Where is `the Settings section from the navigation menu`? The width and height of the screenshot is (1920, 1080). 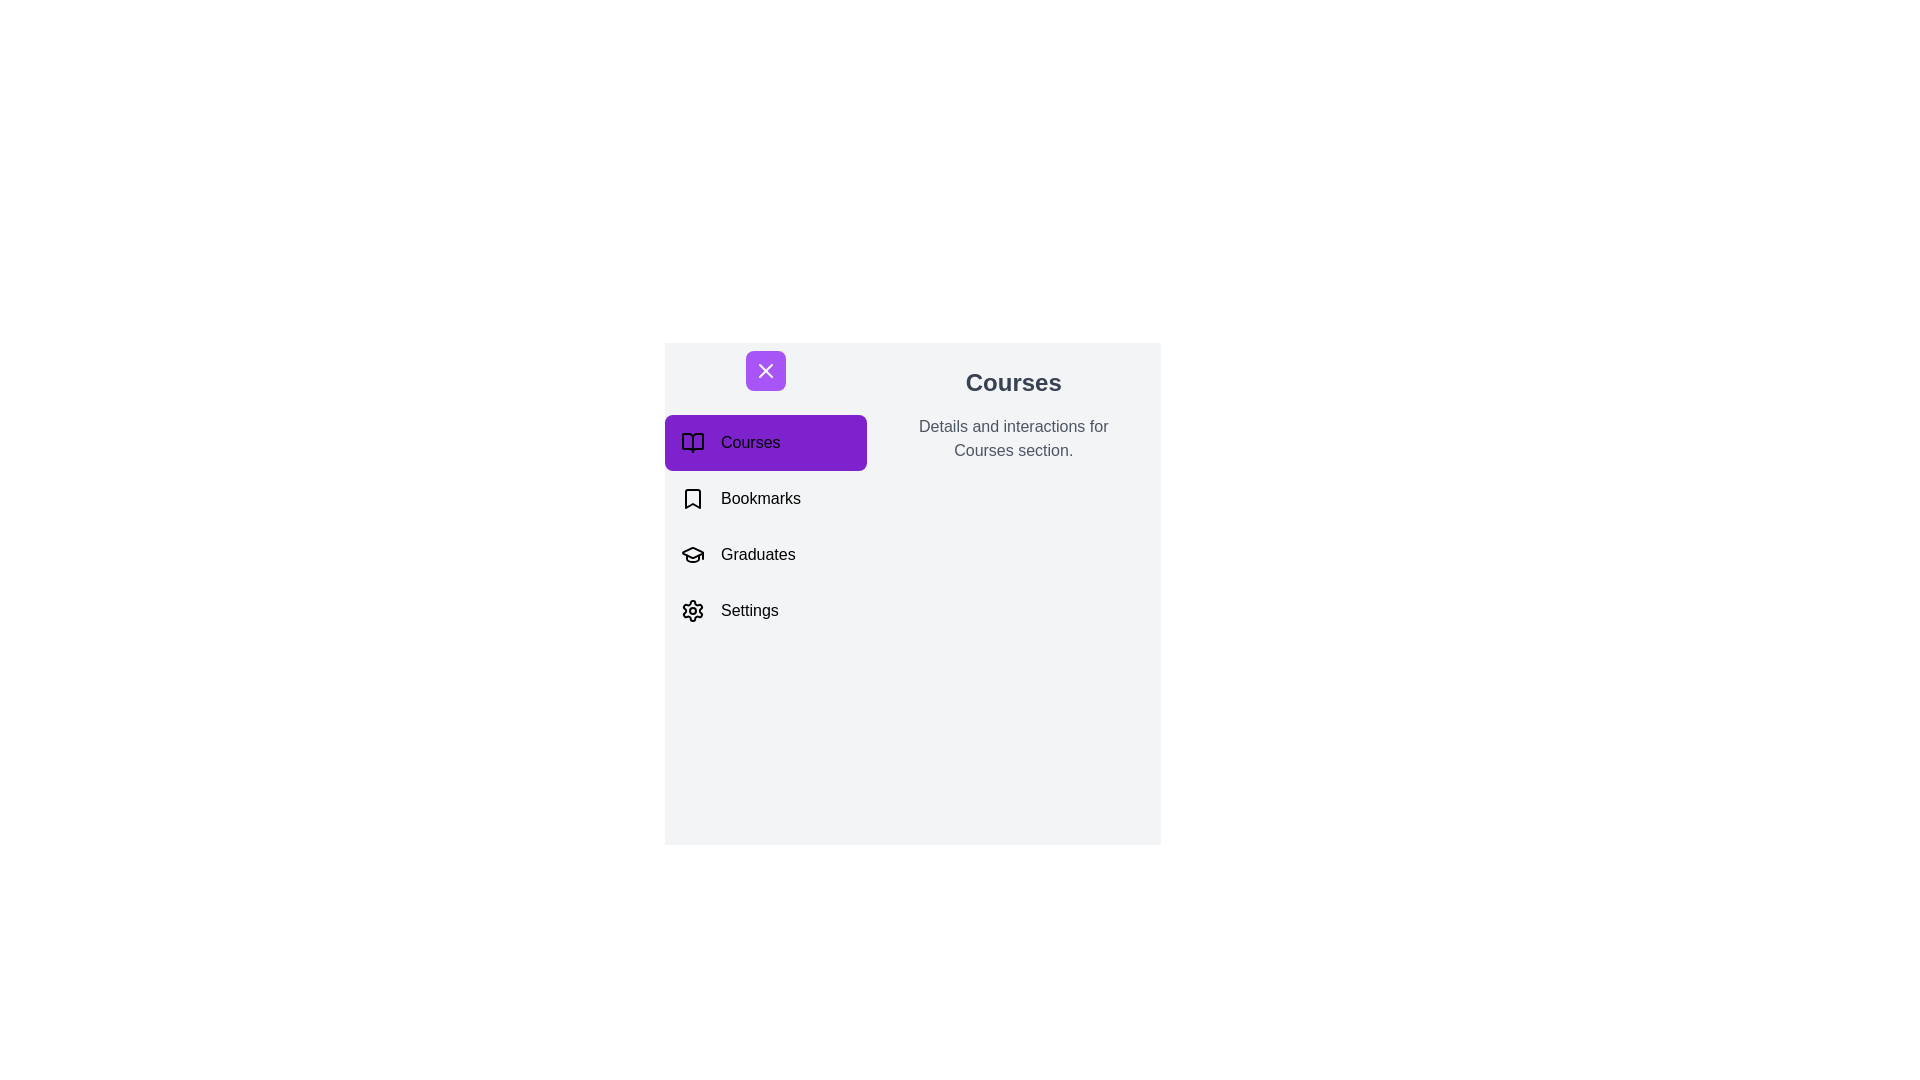 the Settings section from the navigation menu is located at coordinates (764, 609).